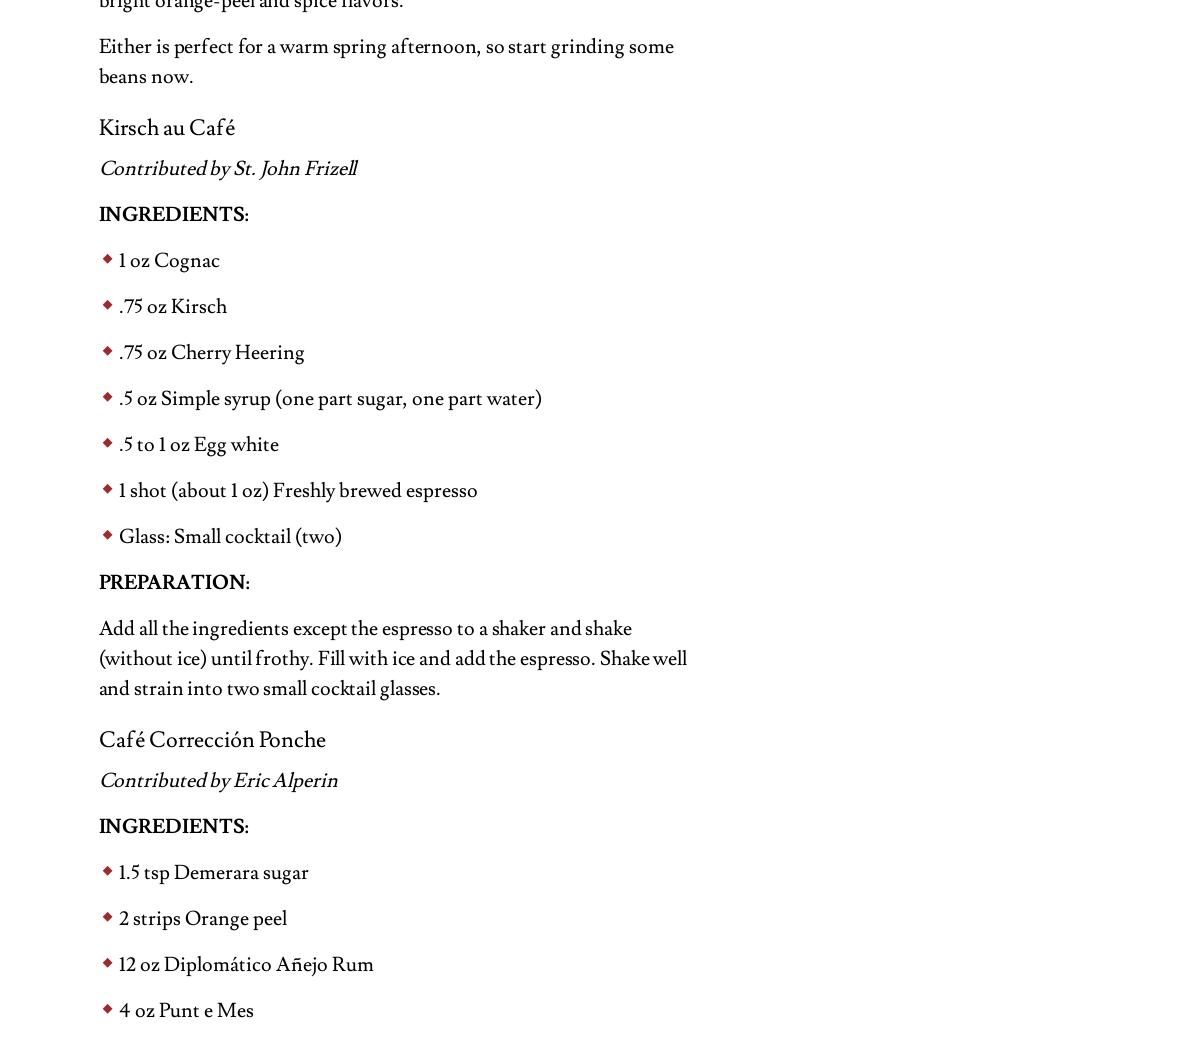 The image size is (1193, 1041). Describe the element at coordinates (117, 488) in the screenshot. I see `'1 shot (about 1 oz) Freshly brewed espresso'` at that location.